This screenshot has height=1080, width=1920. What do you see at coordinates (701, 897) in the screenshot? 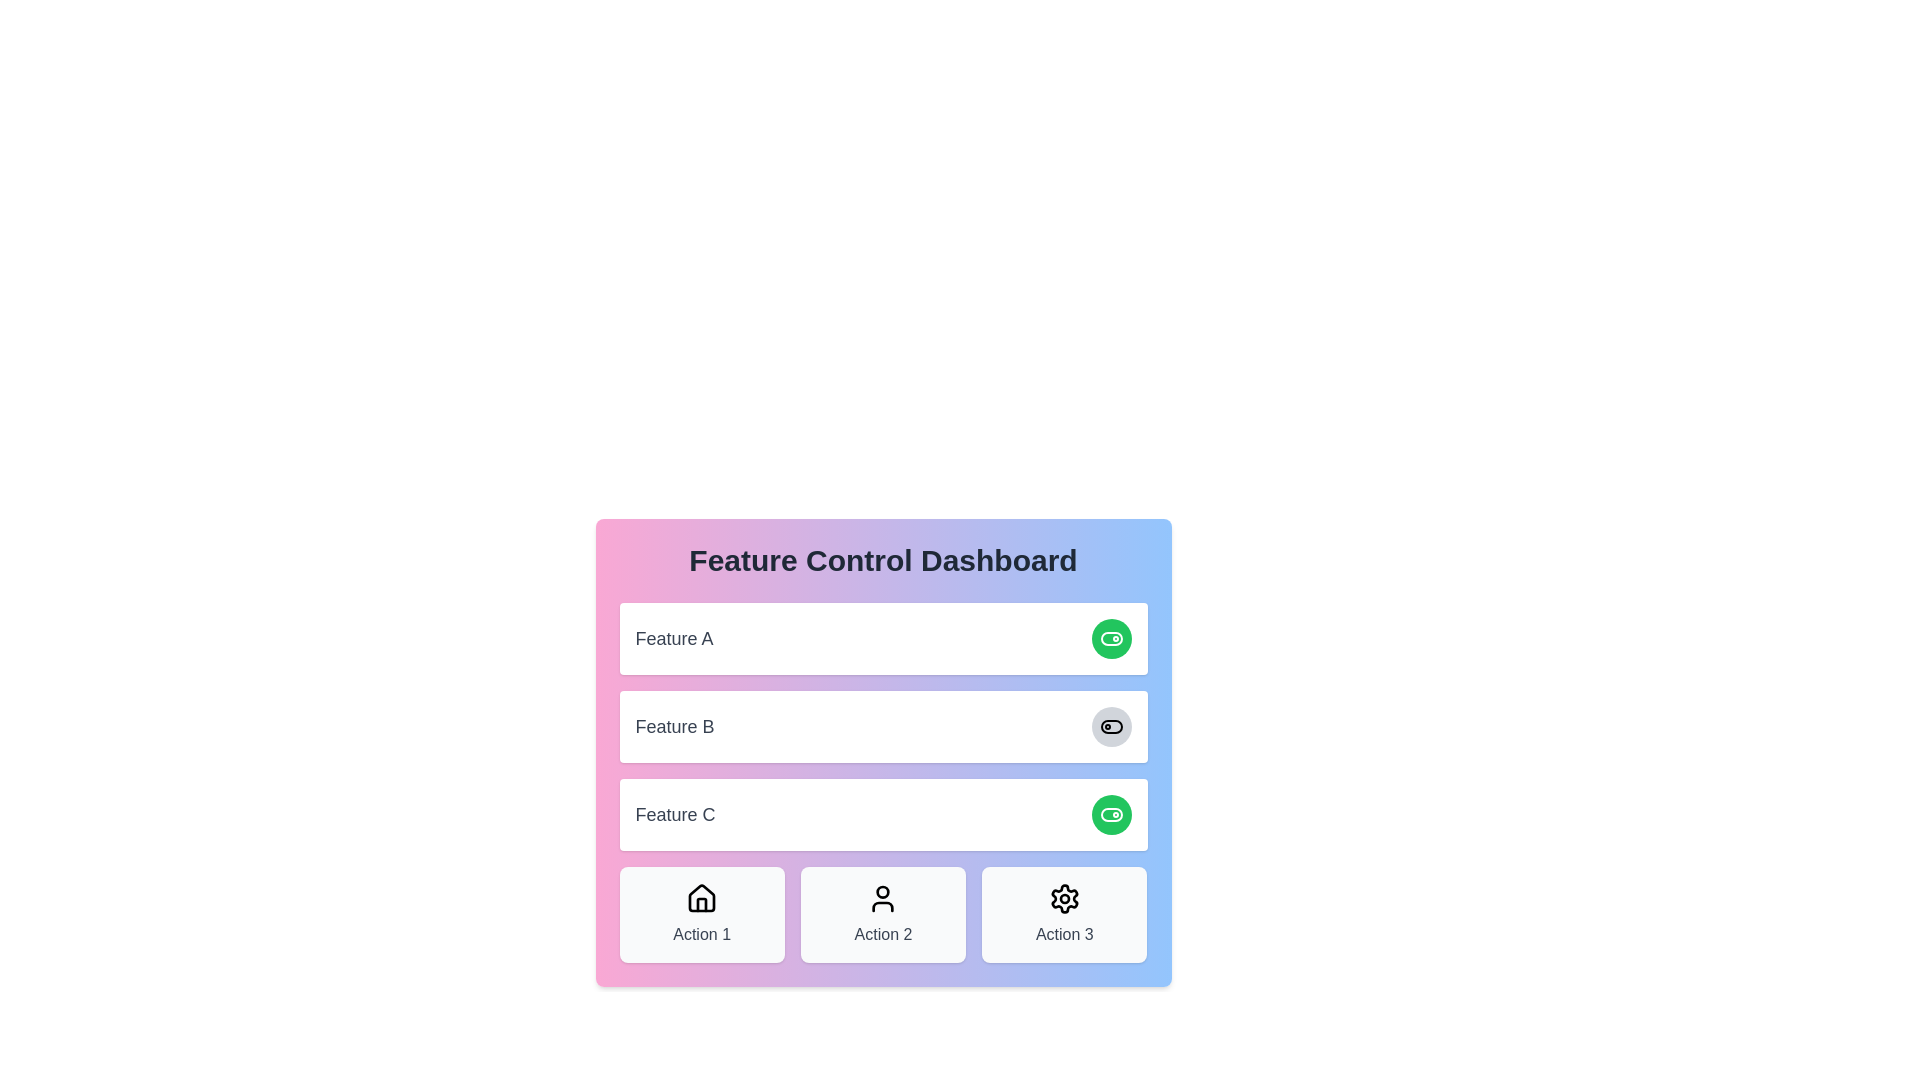
I see `the house icon located at the center of the 'Action 1' card` at bounding box center [701, 897].